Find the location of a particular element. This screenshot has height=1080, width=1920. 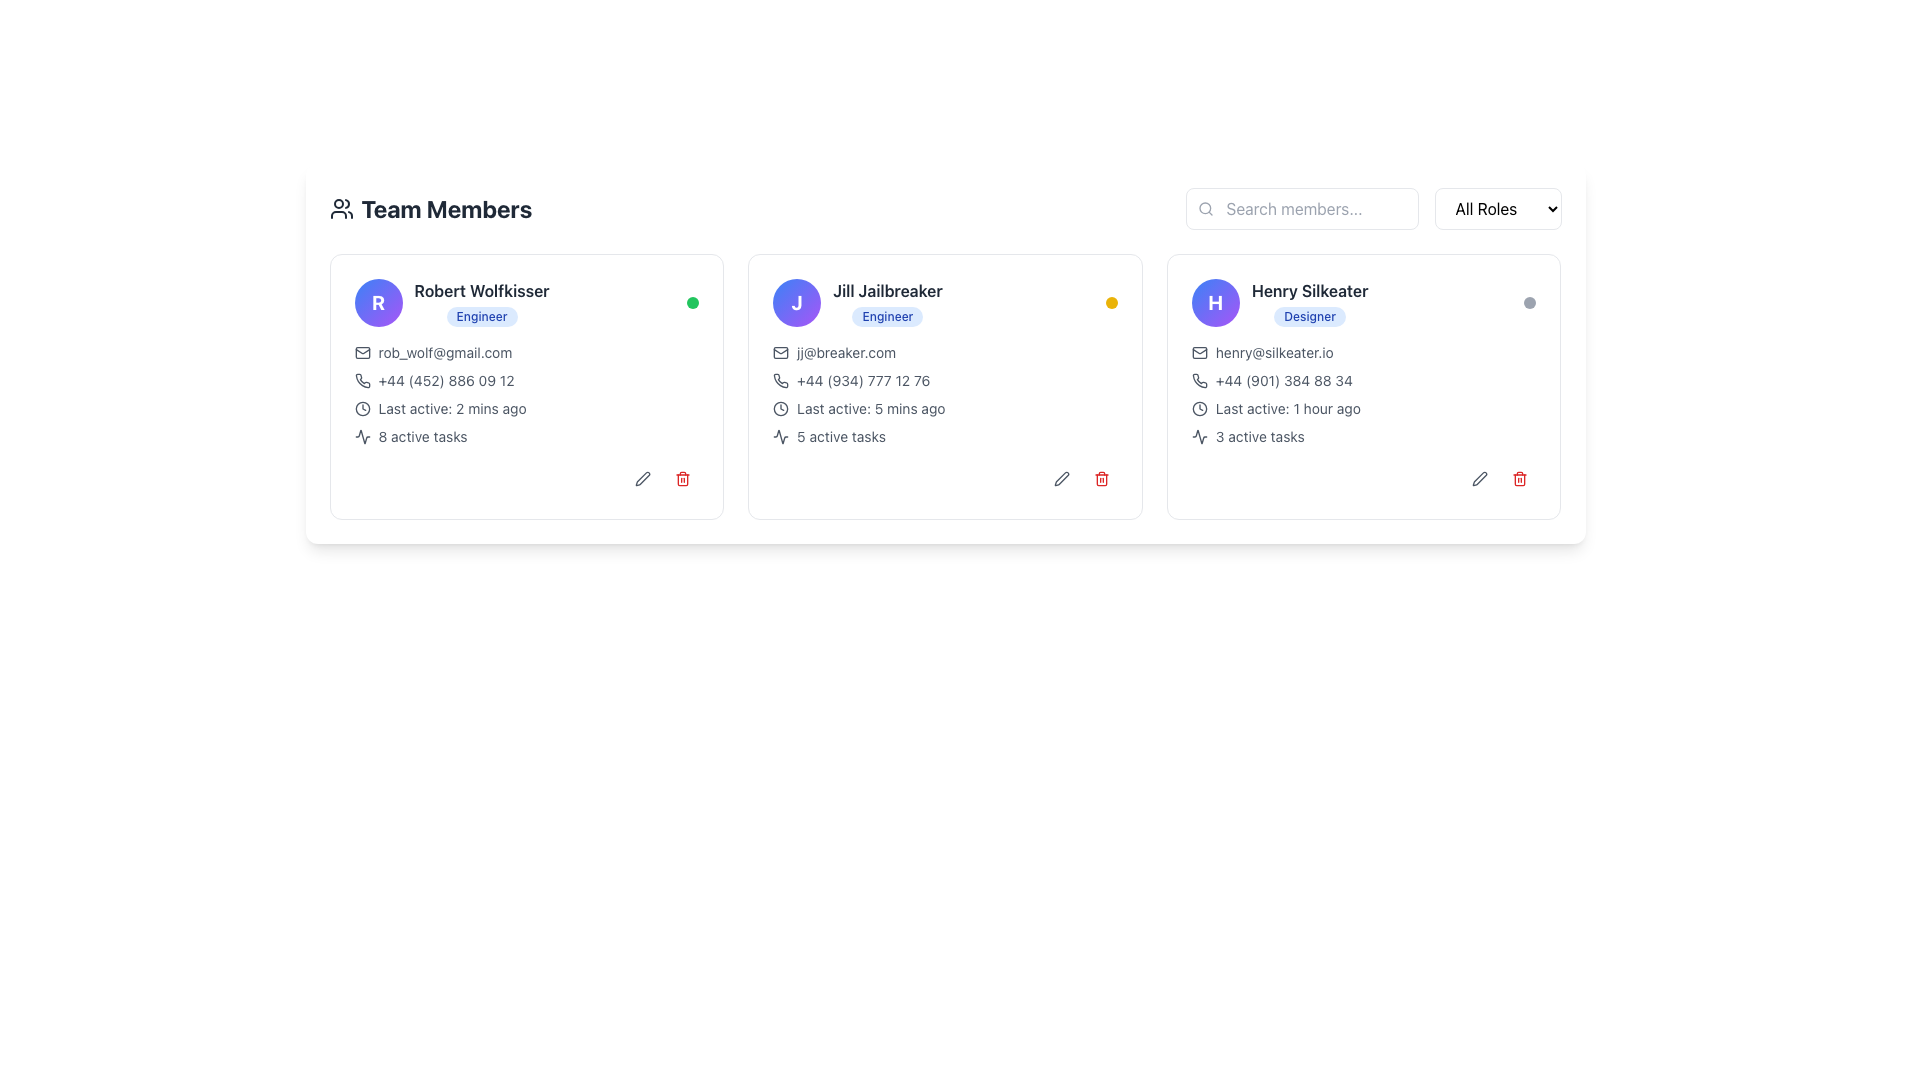

the phone icon located in the profile card of 'Jill Jailbreaker', which is represented in a vector graphic style with an outline design is located at coordinates (780, 381).